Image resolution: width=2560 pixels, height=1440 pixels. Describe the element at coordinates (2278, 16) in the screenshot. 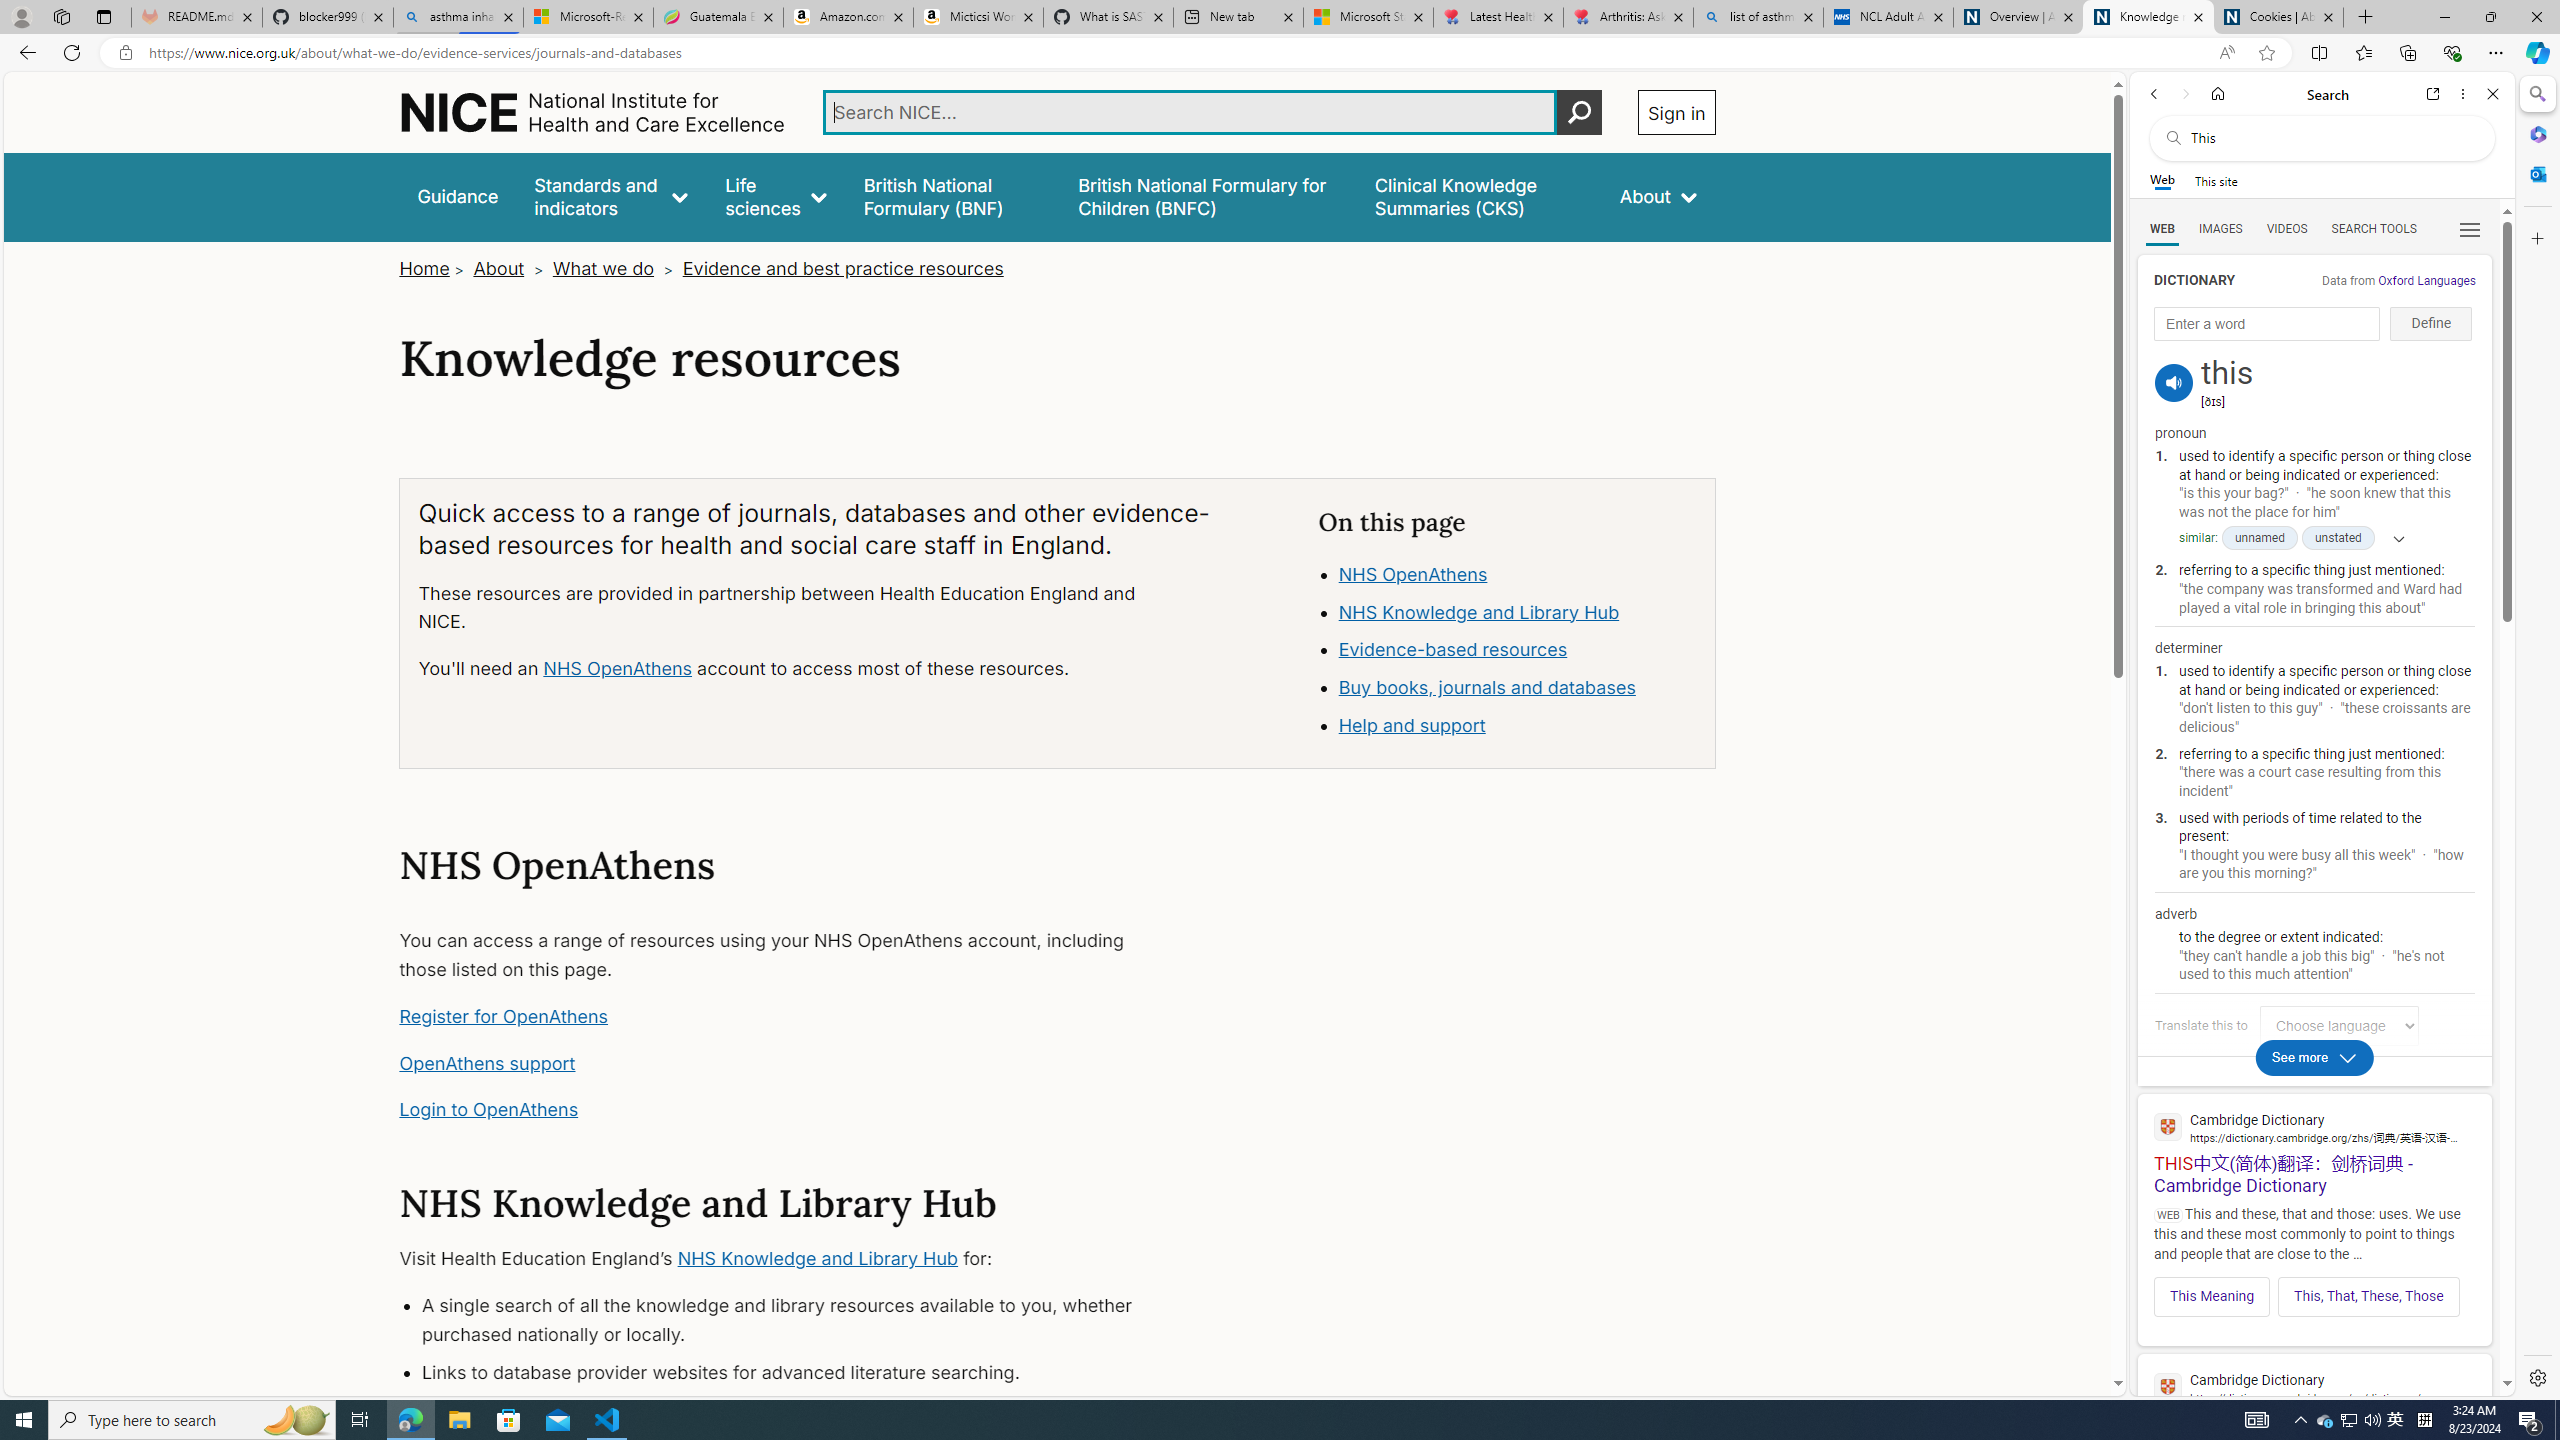

I see `'Cookies | About | NICE'` at that location.